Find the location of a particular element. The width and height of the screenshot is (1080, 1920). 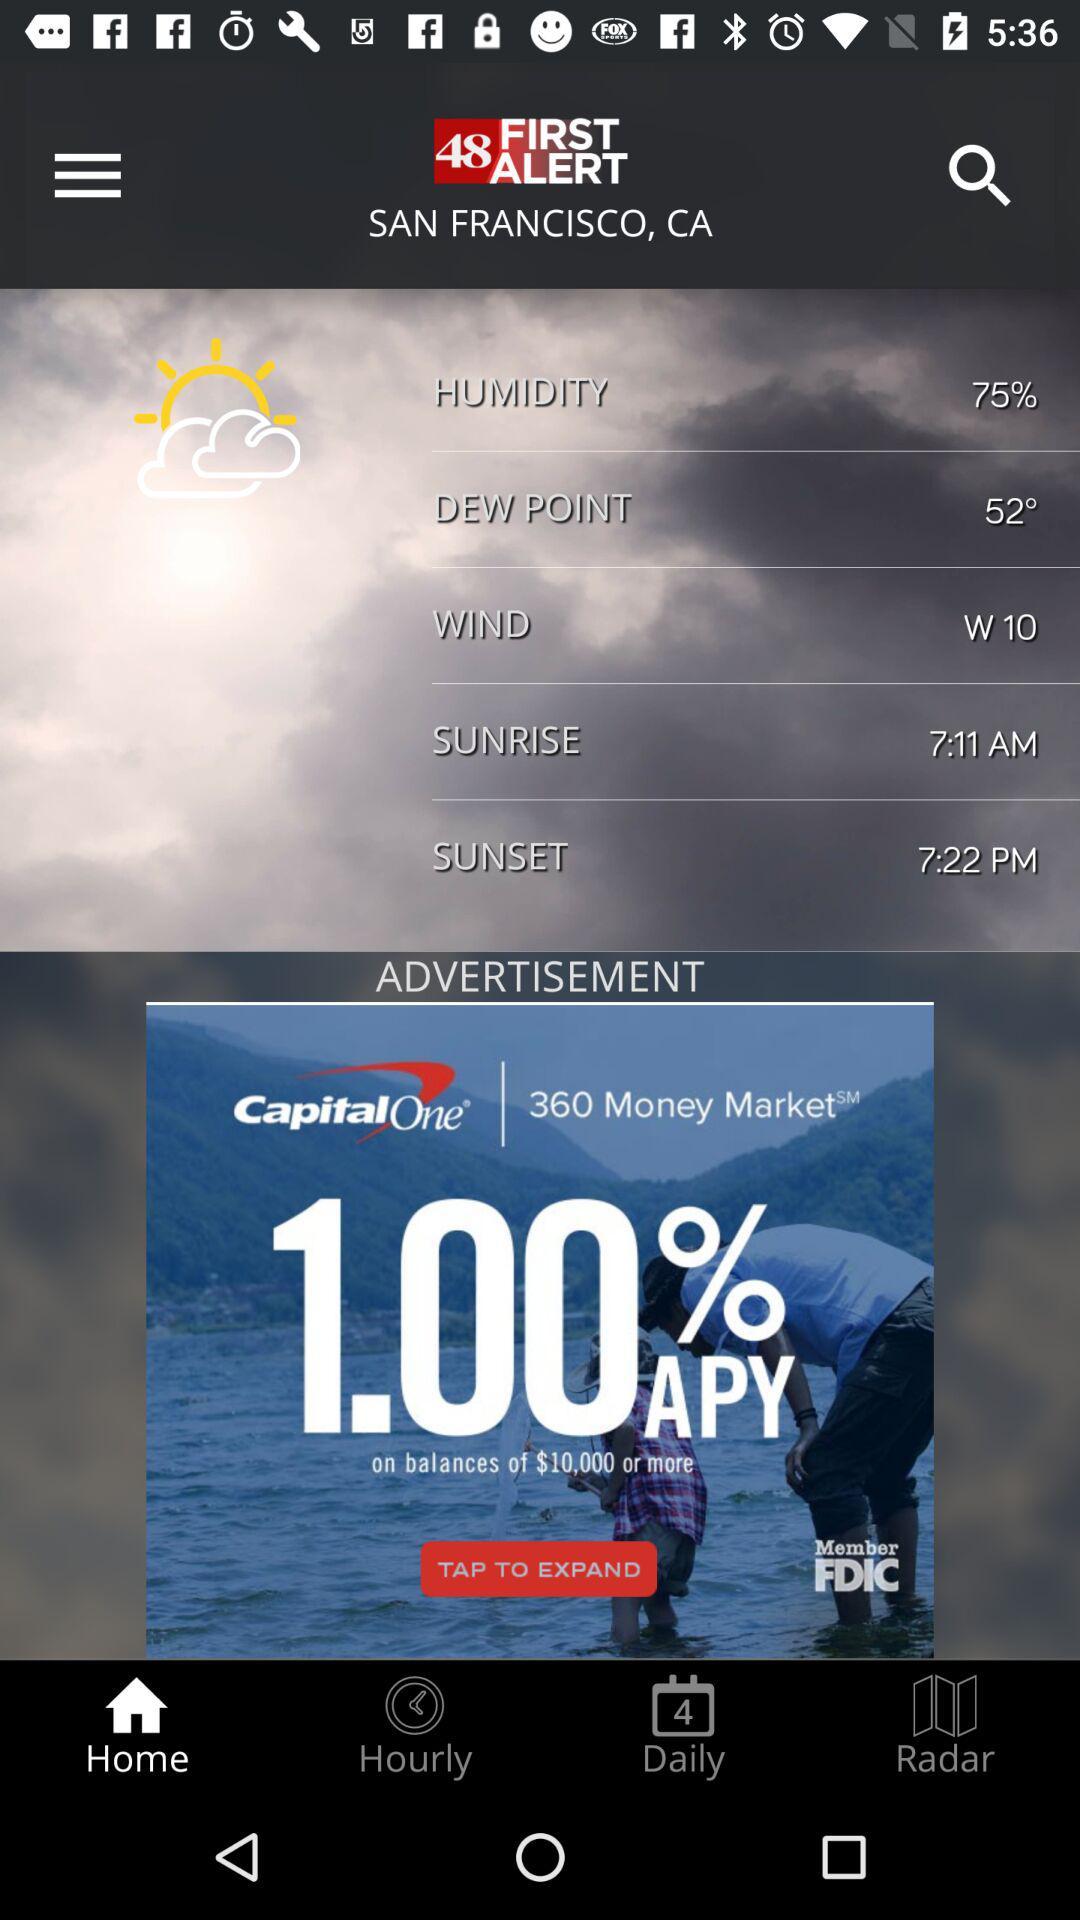

the daily radio button is located at coordinates (682, 1726).